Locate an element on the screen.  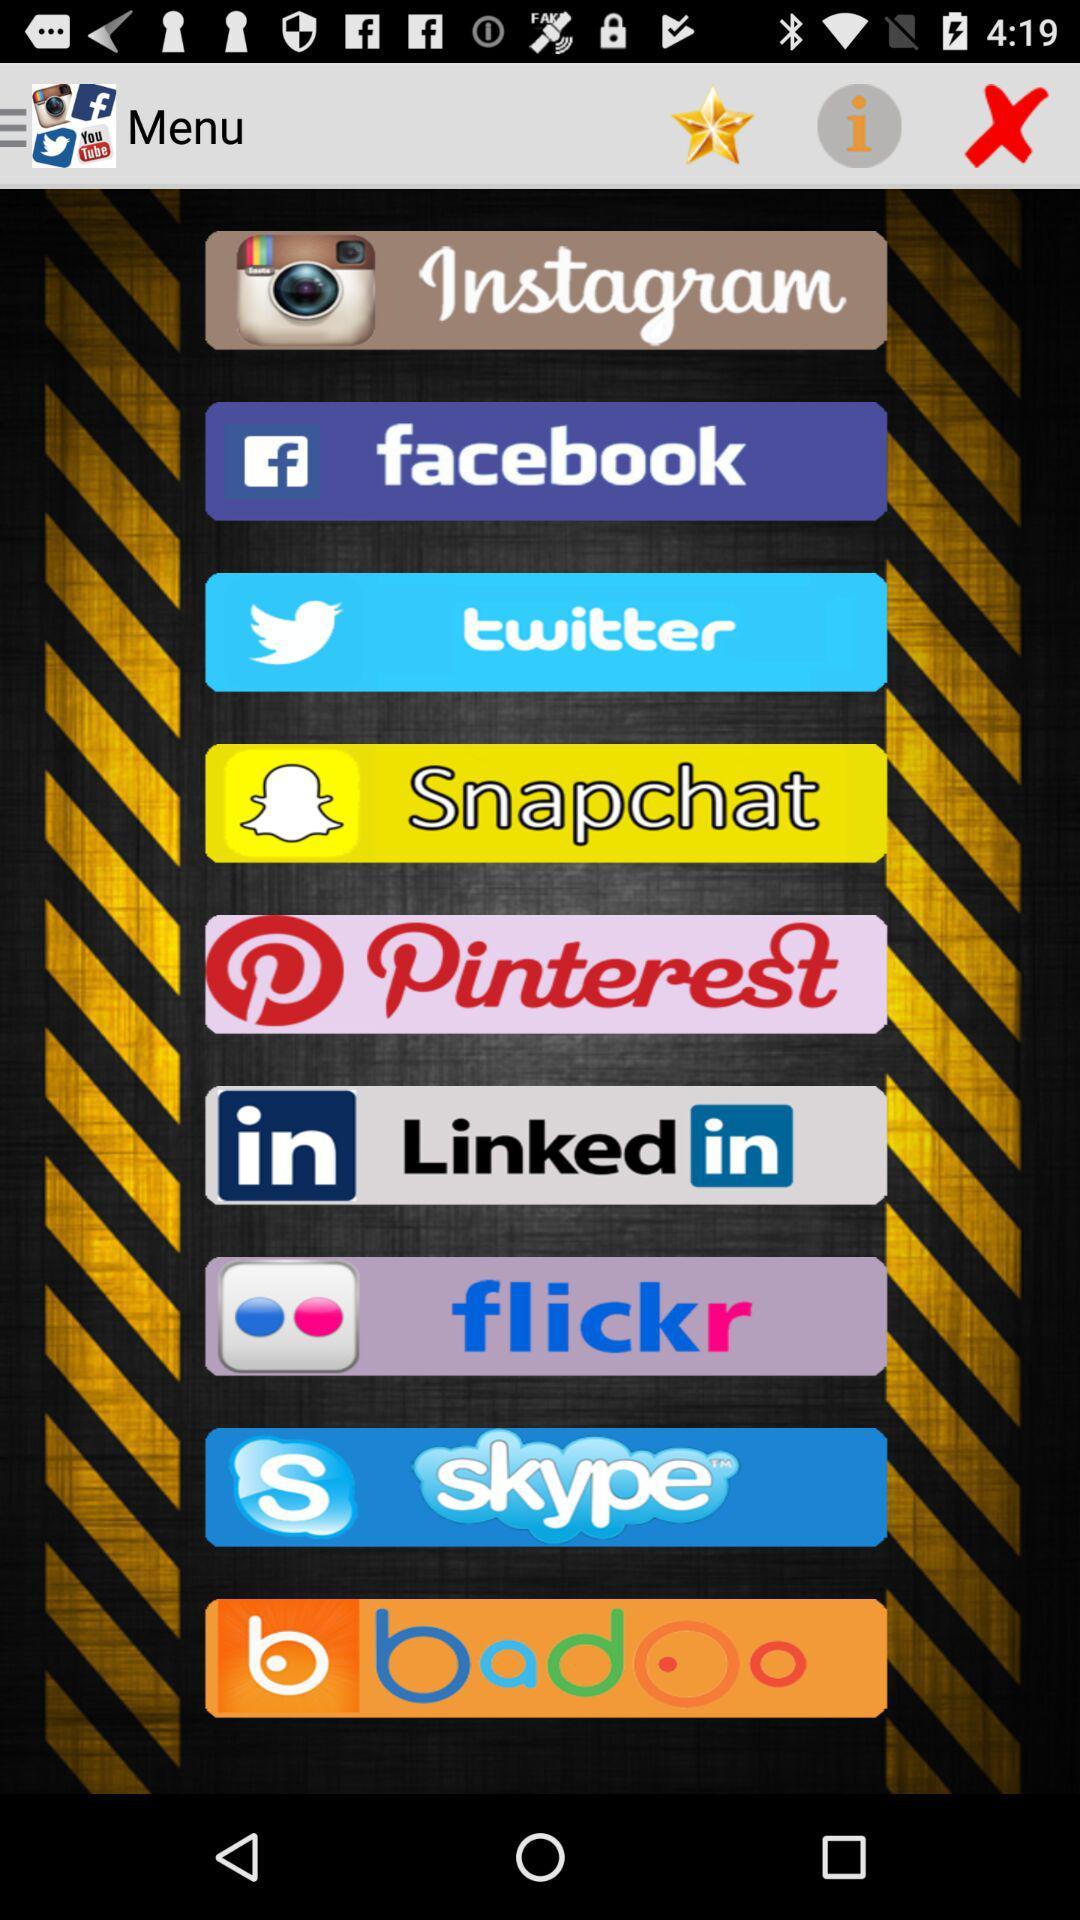
linked in field is located at coordinates (540, 1151).